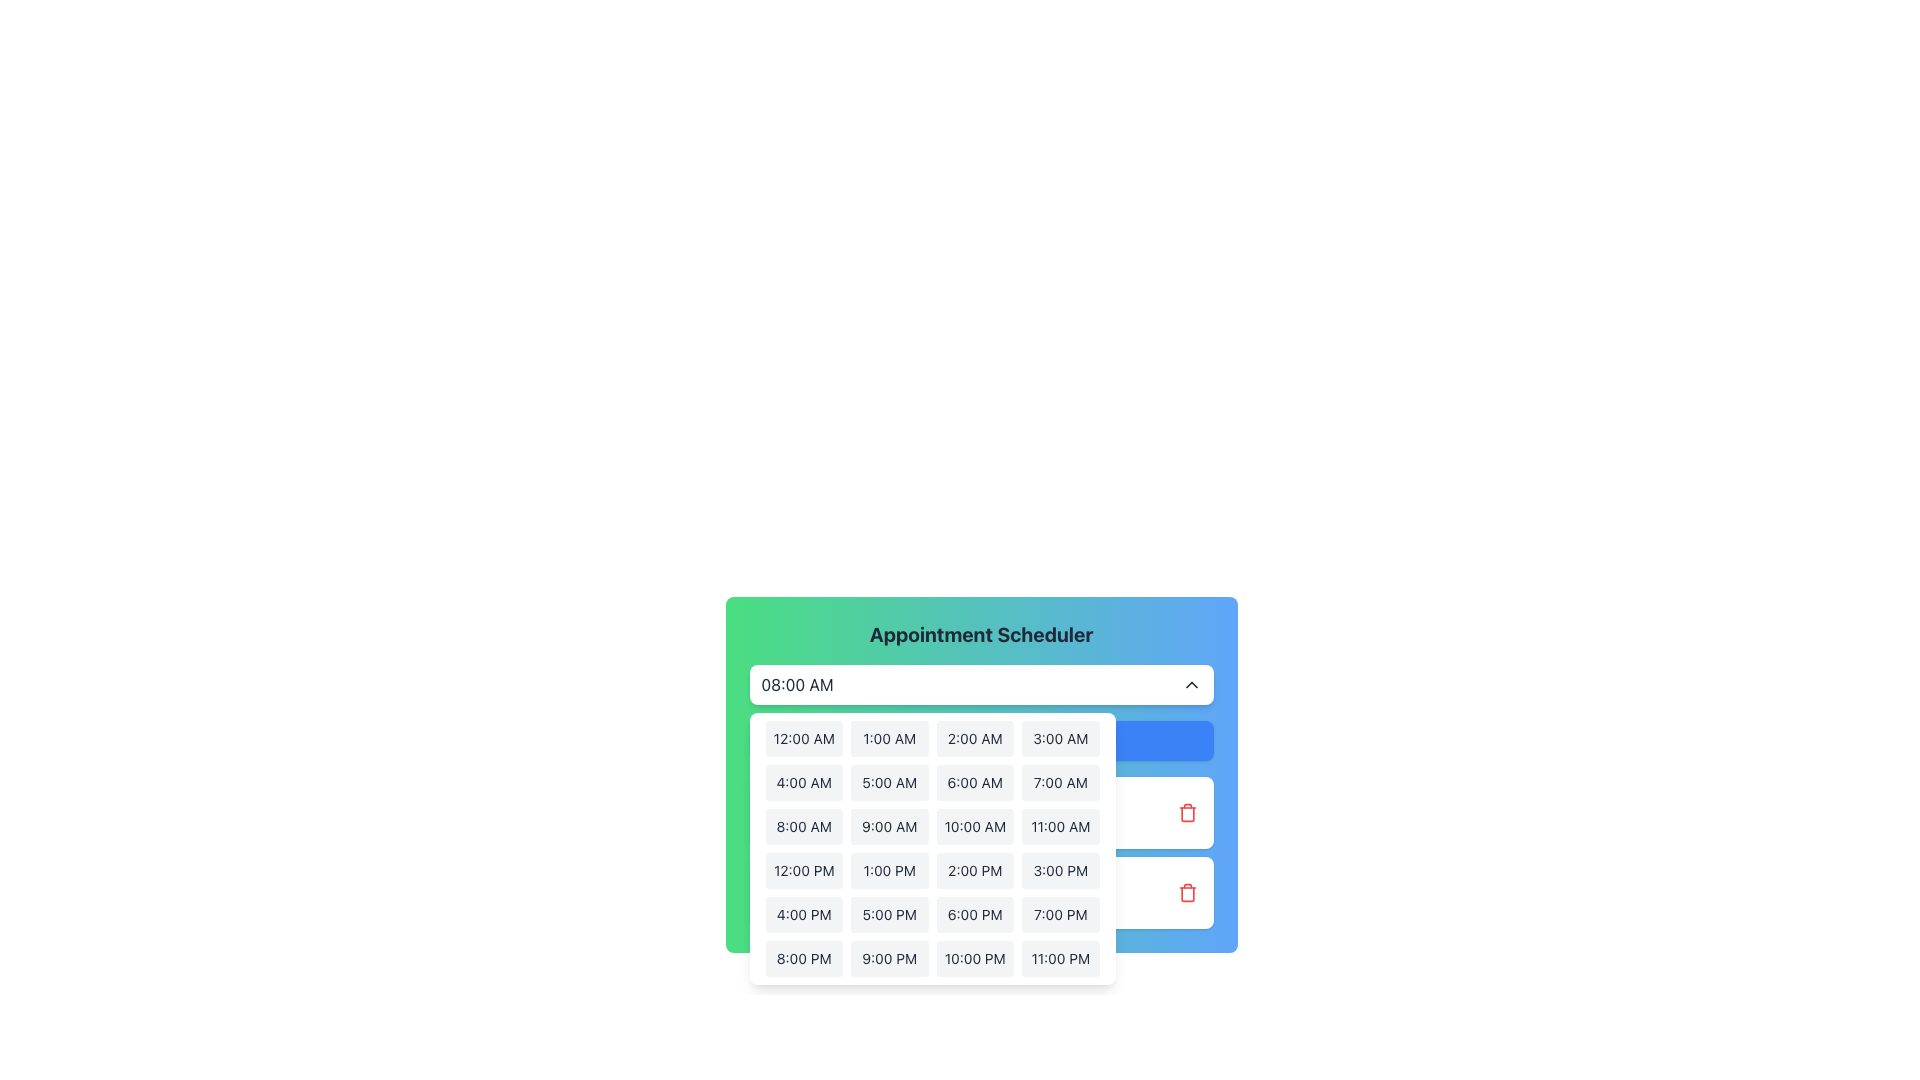 This screenshot has width=1920, height=1080. What do you see at coordinates (1059, 870) in the screenshot?
I see `the rectangular button labeled '3:00 PM' located in the last row and fourth column of the time slot grid` at bounding box center [1059, 870].